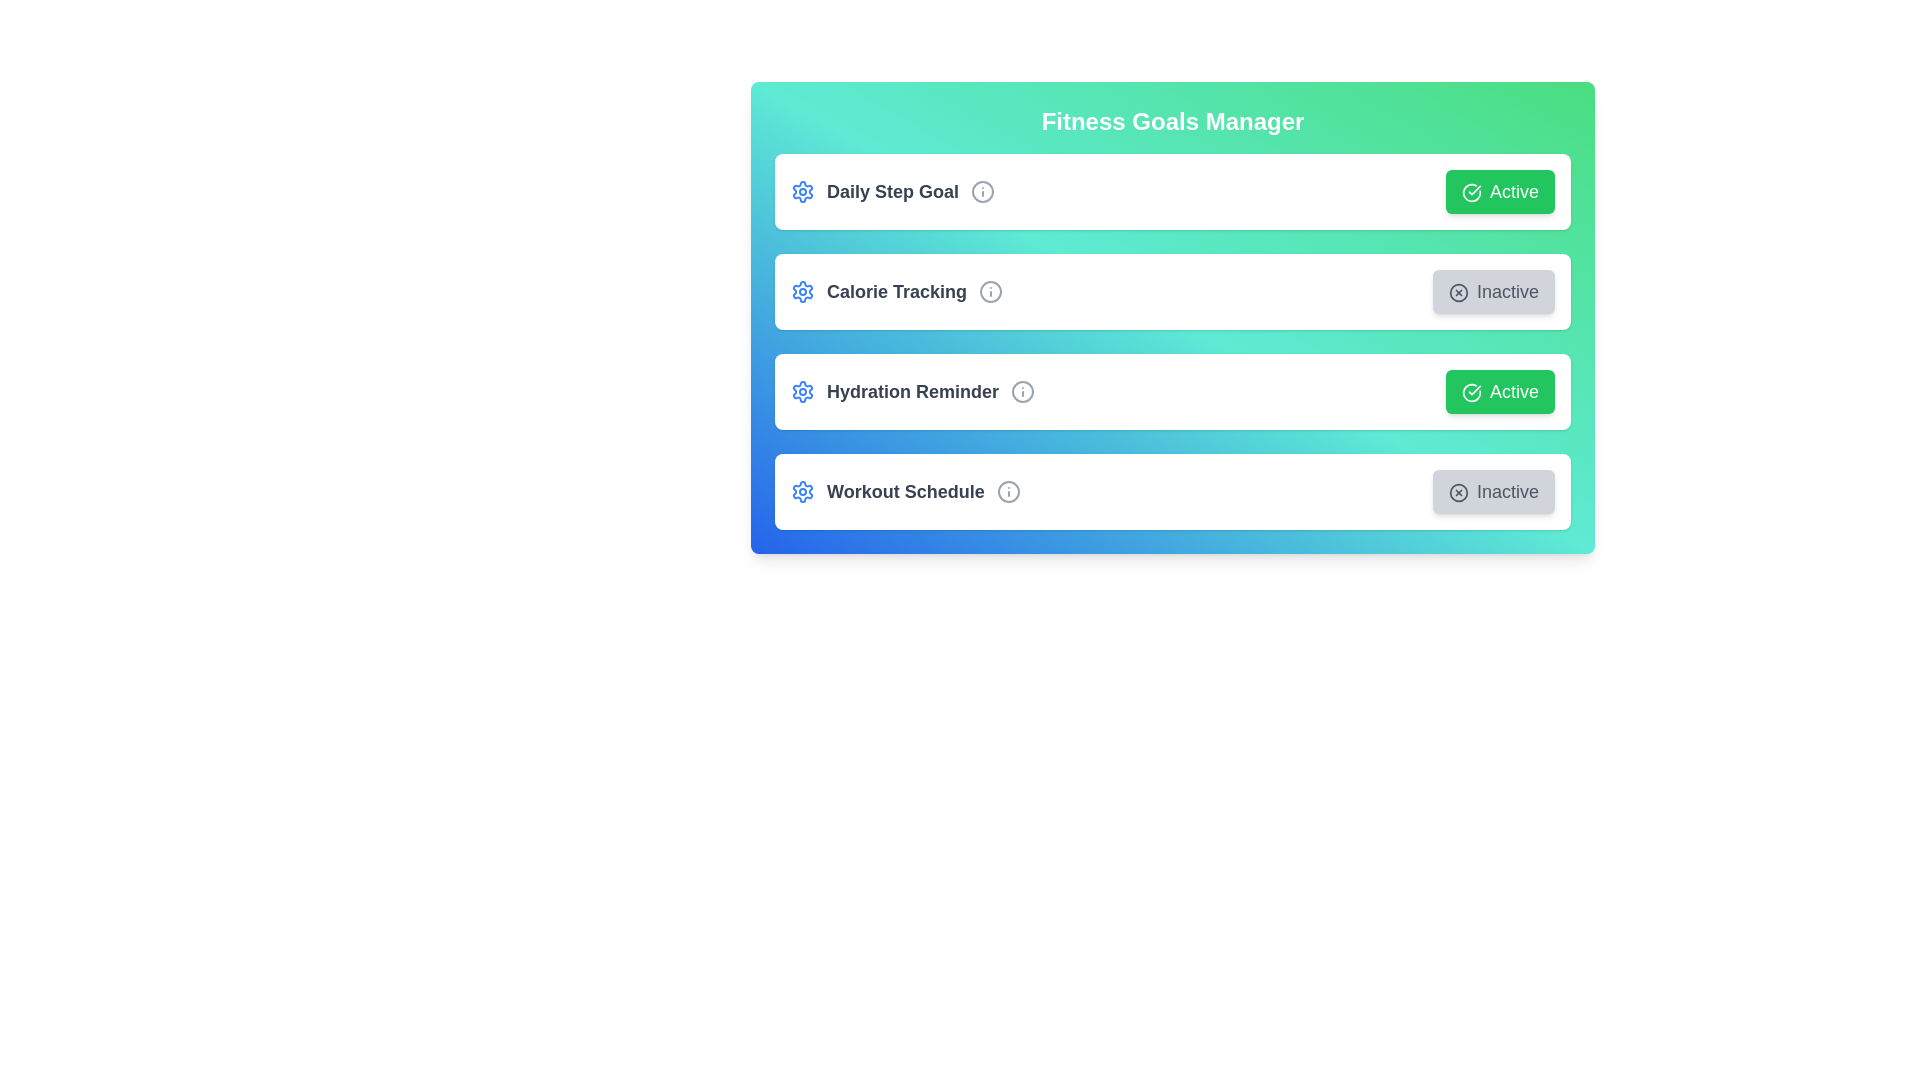  Describe the element at coordinates (802, 292) in the screenshot. I see `the Settings icon for the goal Calorie Tracking` at that location.